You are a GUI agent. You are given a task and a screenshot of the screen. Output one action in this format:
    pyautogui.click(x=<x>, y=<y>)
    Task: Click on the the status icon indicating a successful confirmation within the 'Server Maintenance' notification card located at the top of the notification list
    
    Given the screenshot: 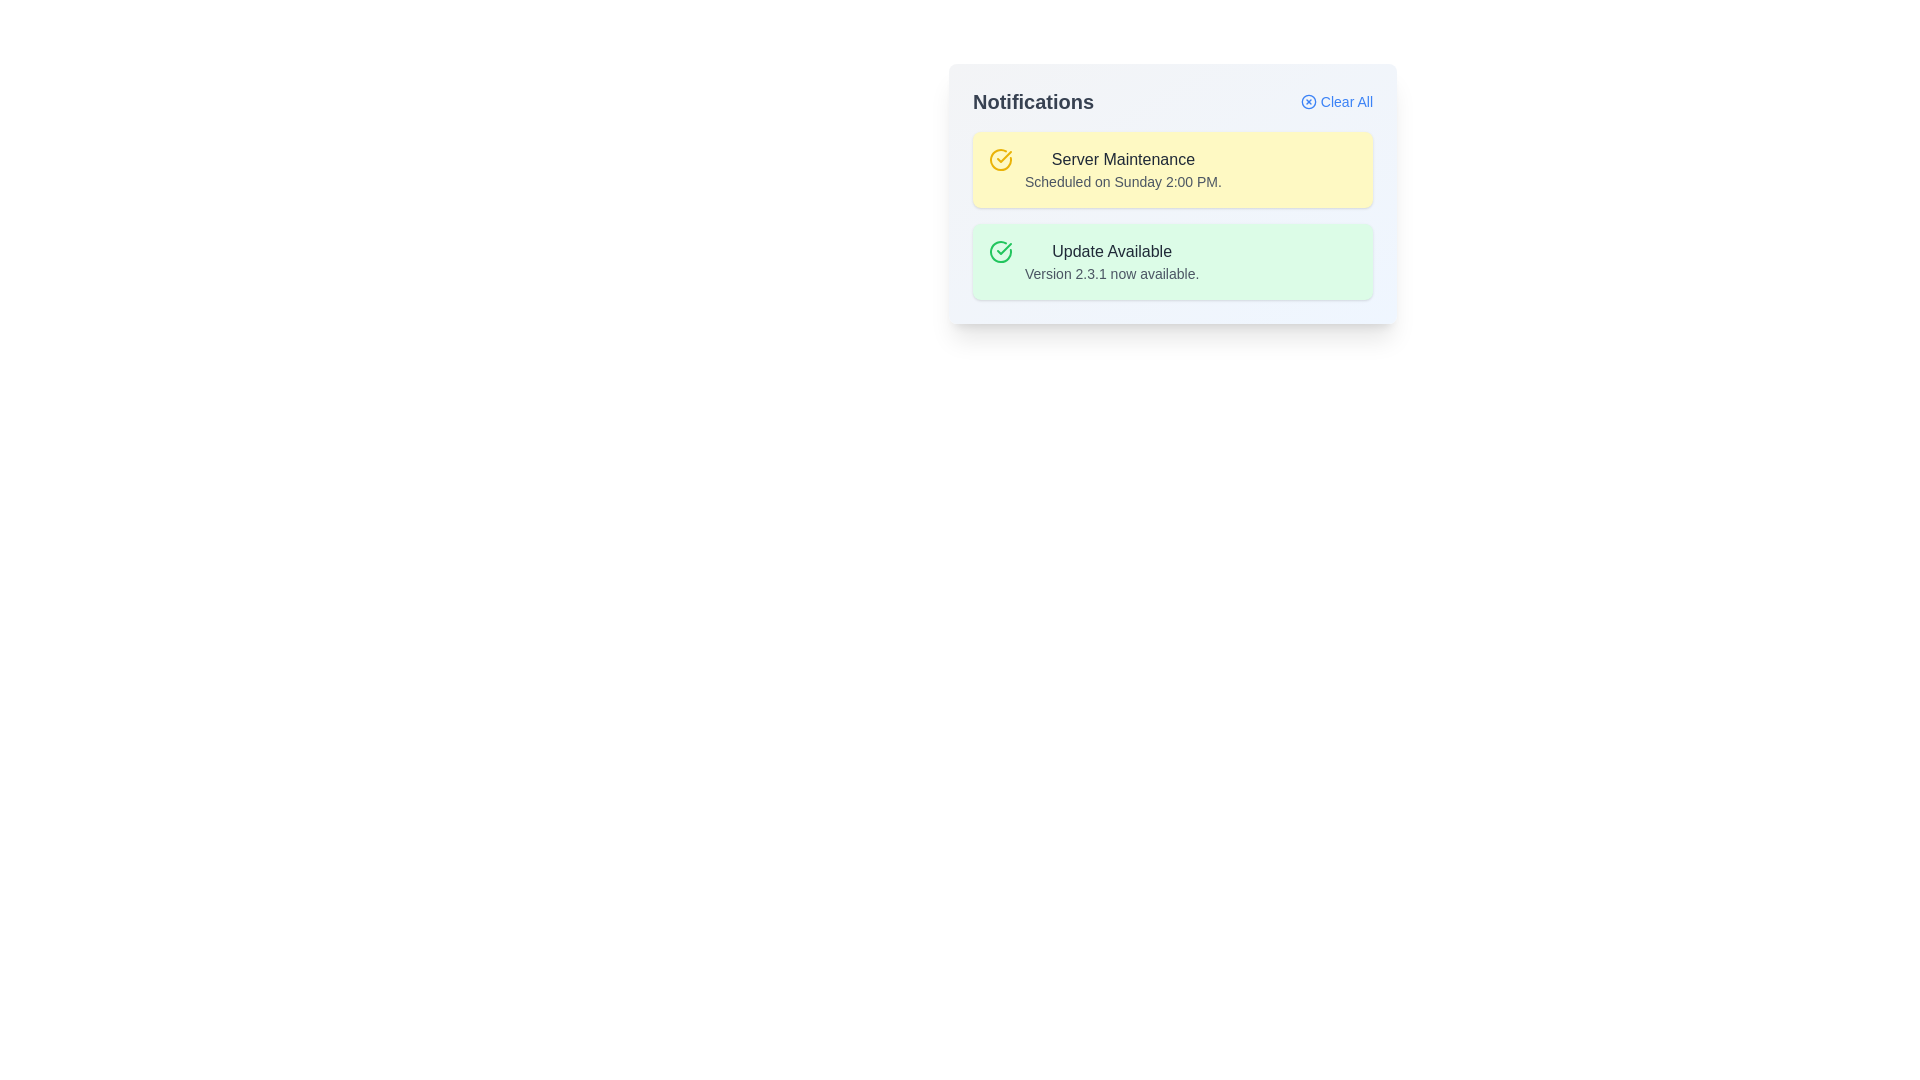 What is the action you would take?
    pyautogui.click(x=1001, y=158)
    